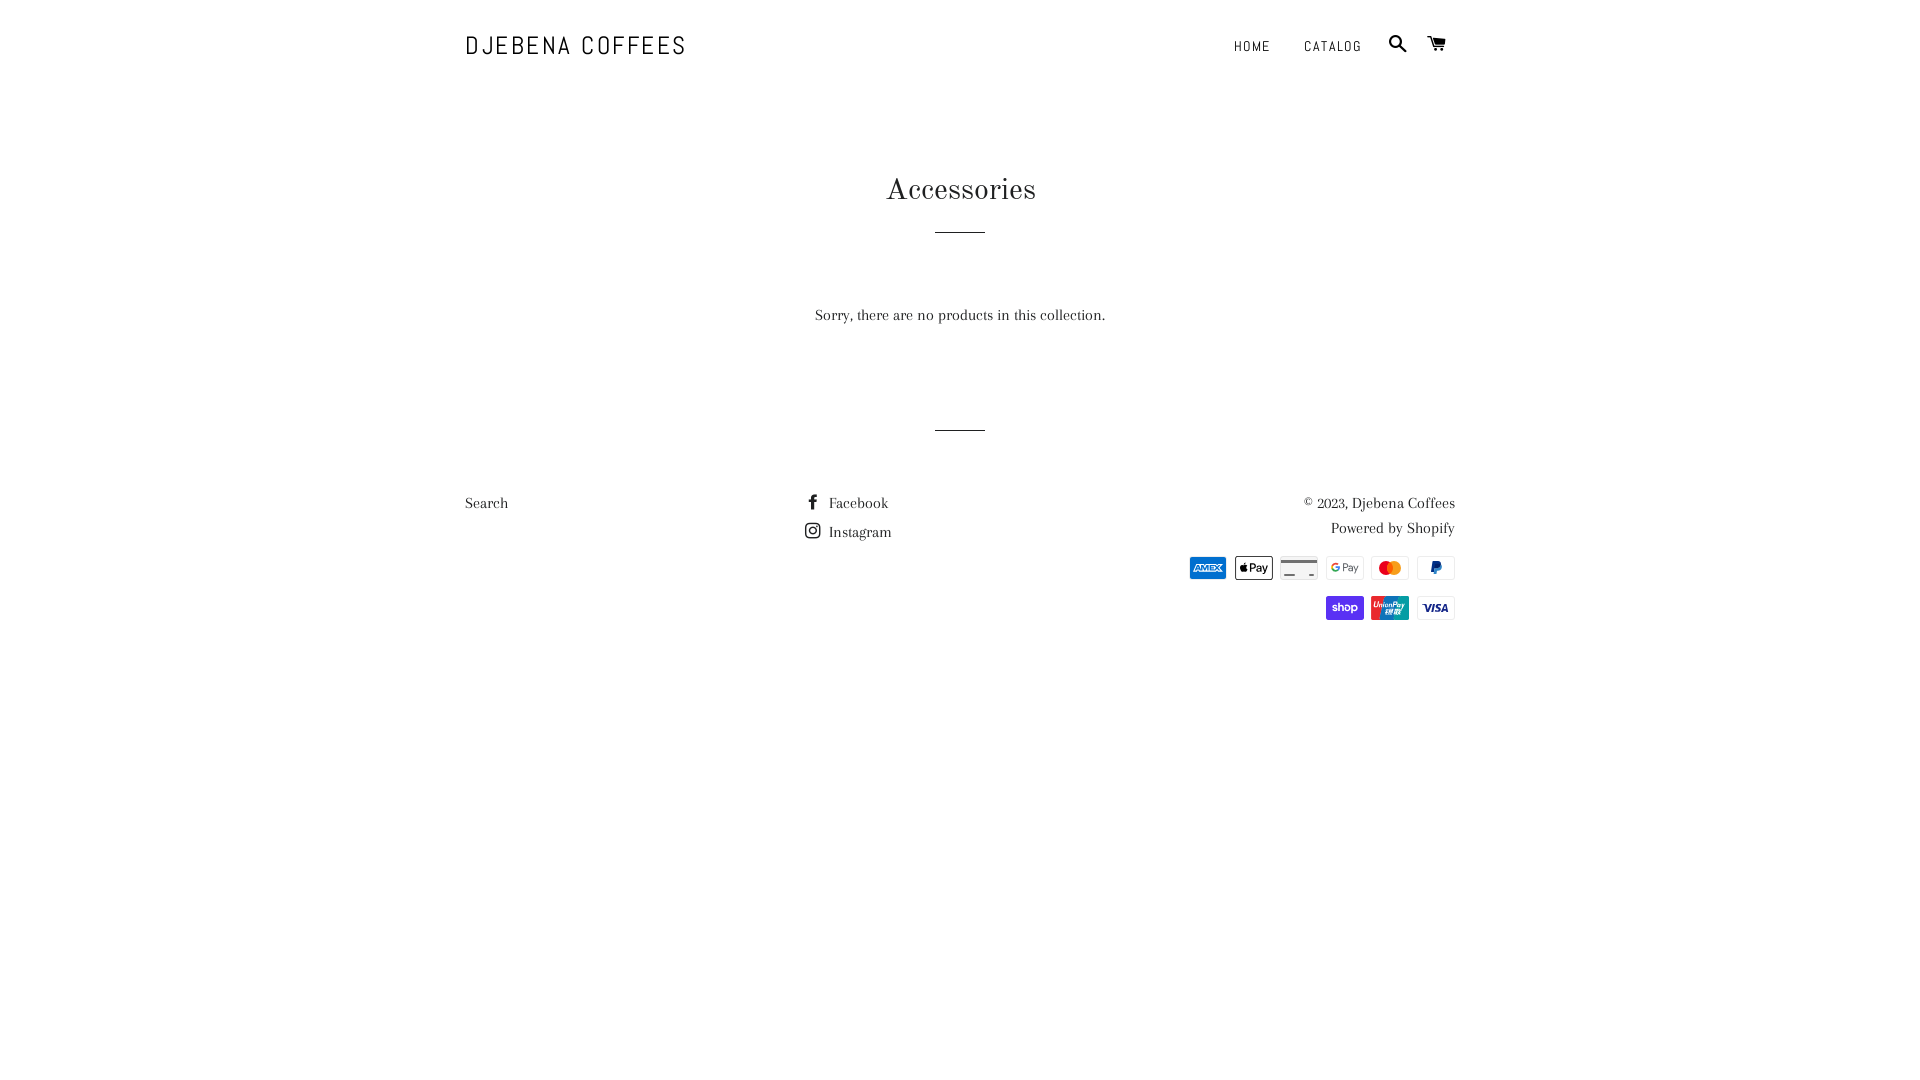 Image resolution: width=1920 pixels, height=1080 pixels. Describe the element at coordinates (1419, 45) in the screenshot. I see `'CART'` at that location.